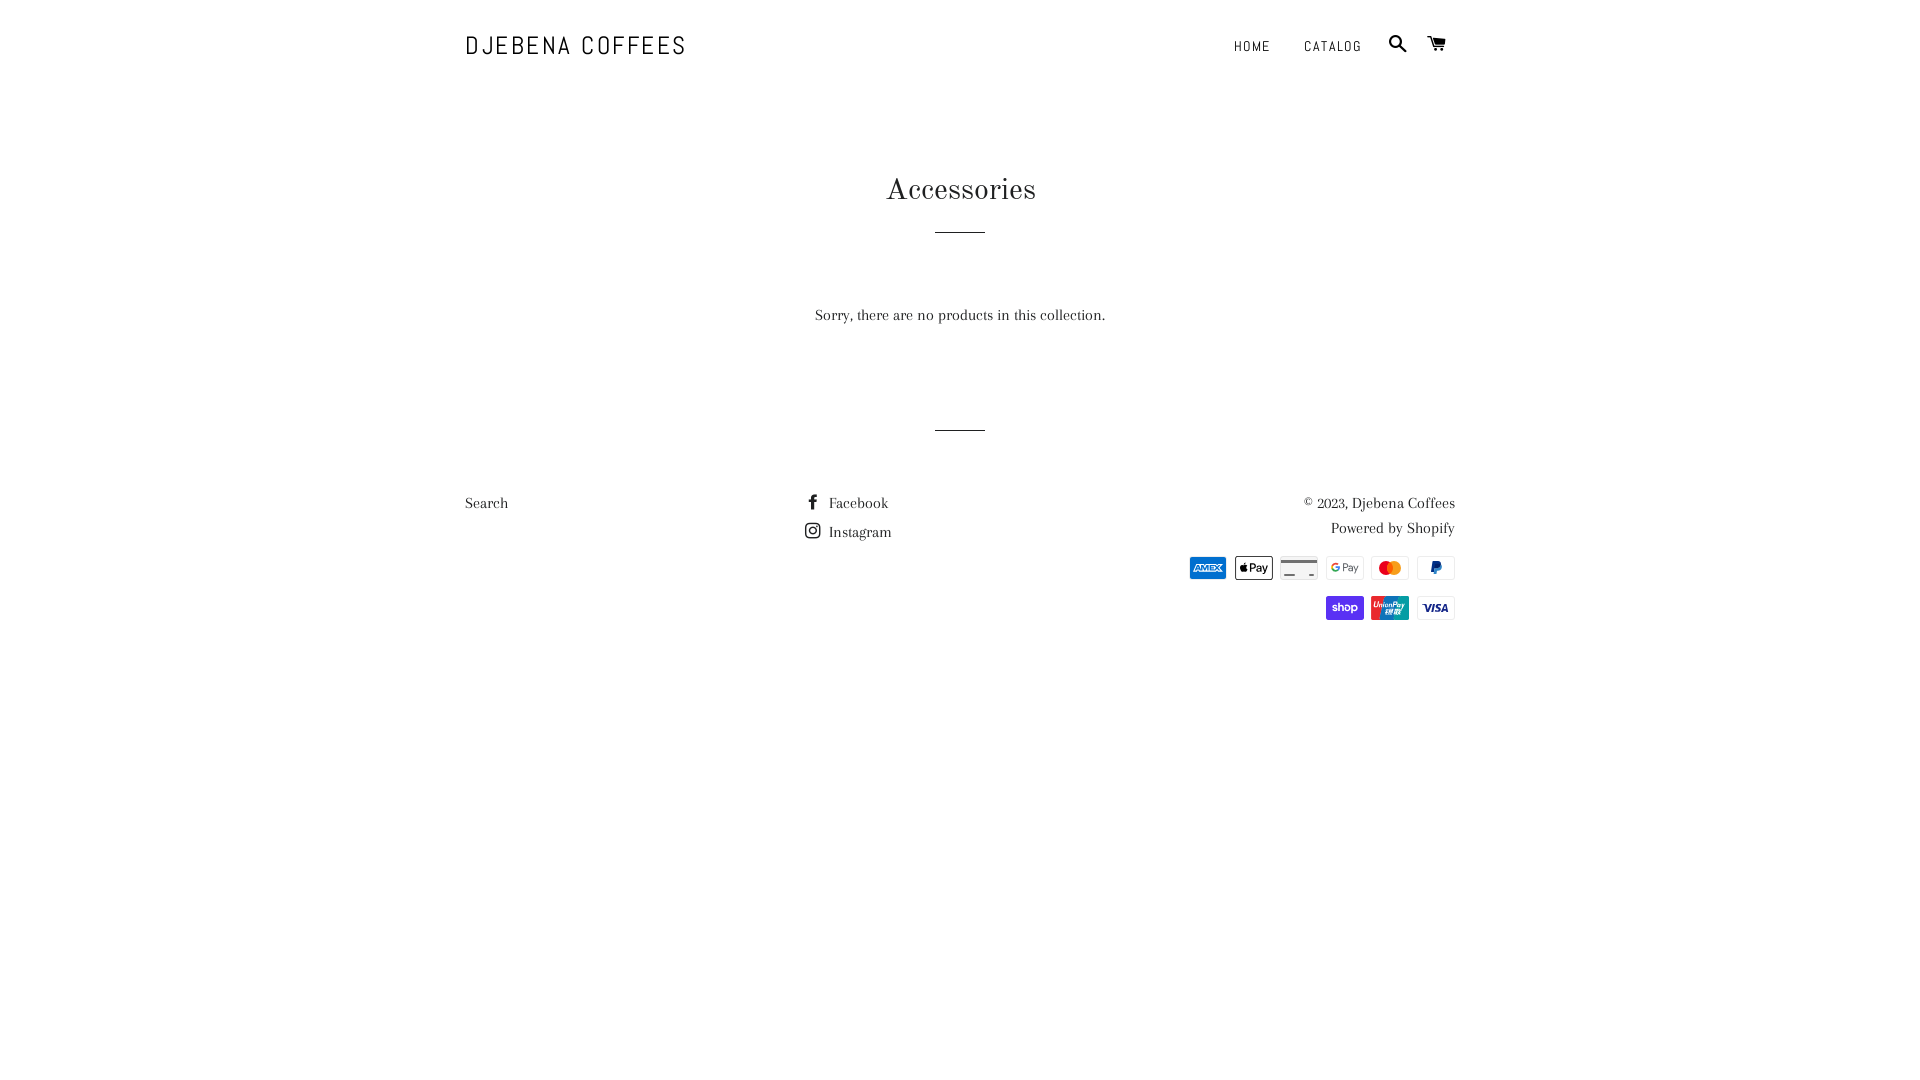 Image resolution: width=1920 pixels, height=1080 pixels. Describe the element at coordinates (1419, 45) in the screenshot. I see `'CART'` at that location.